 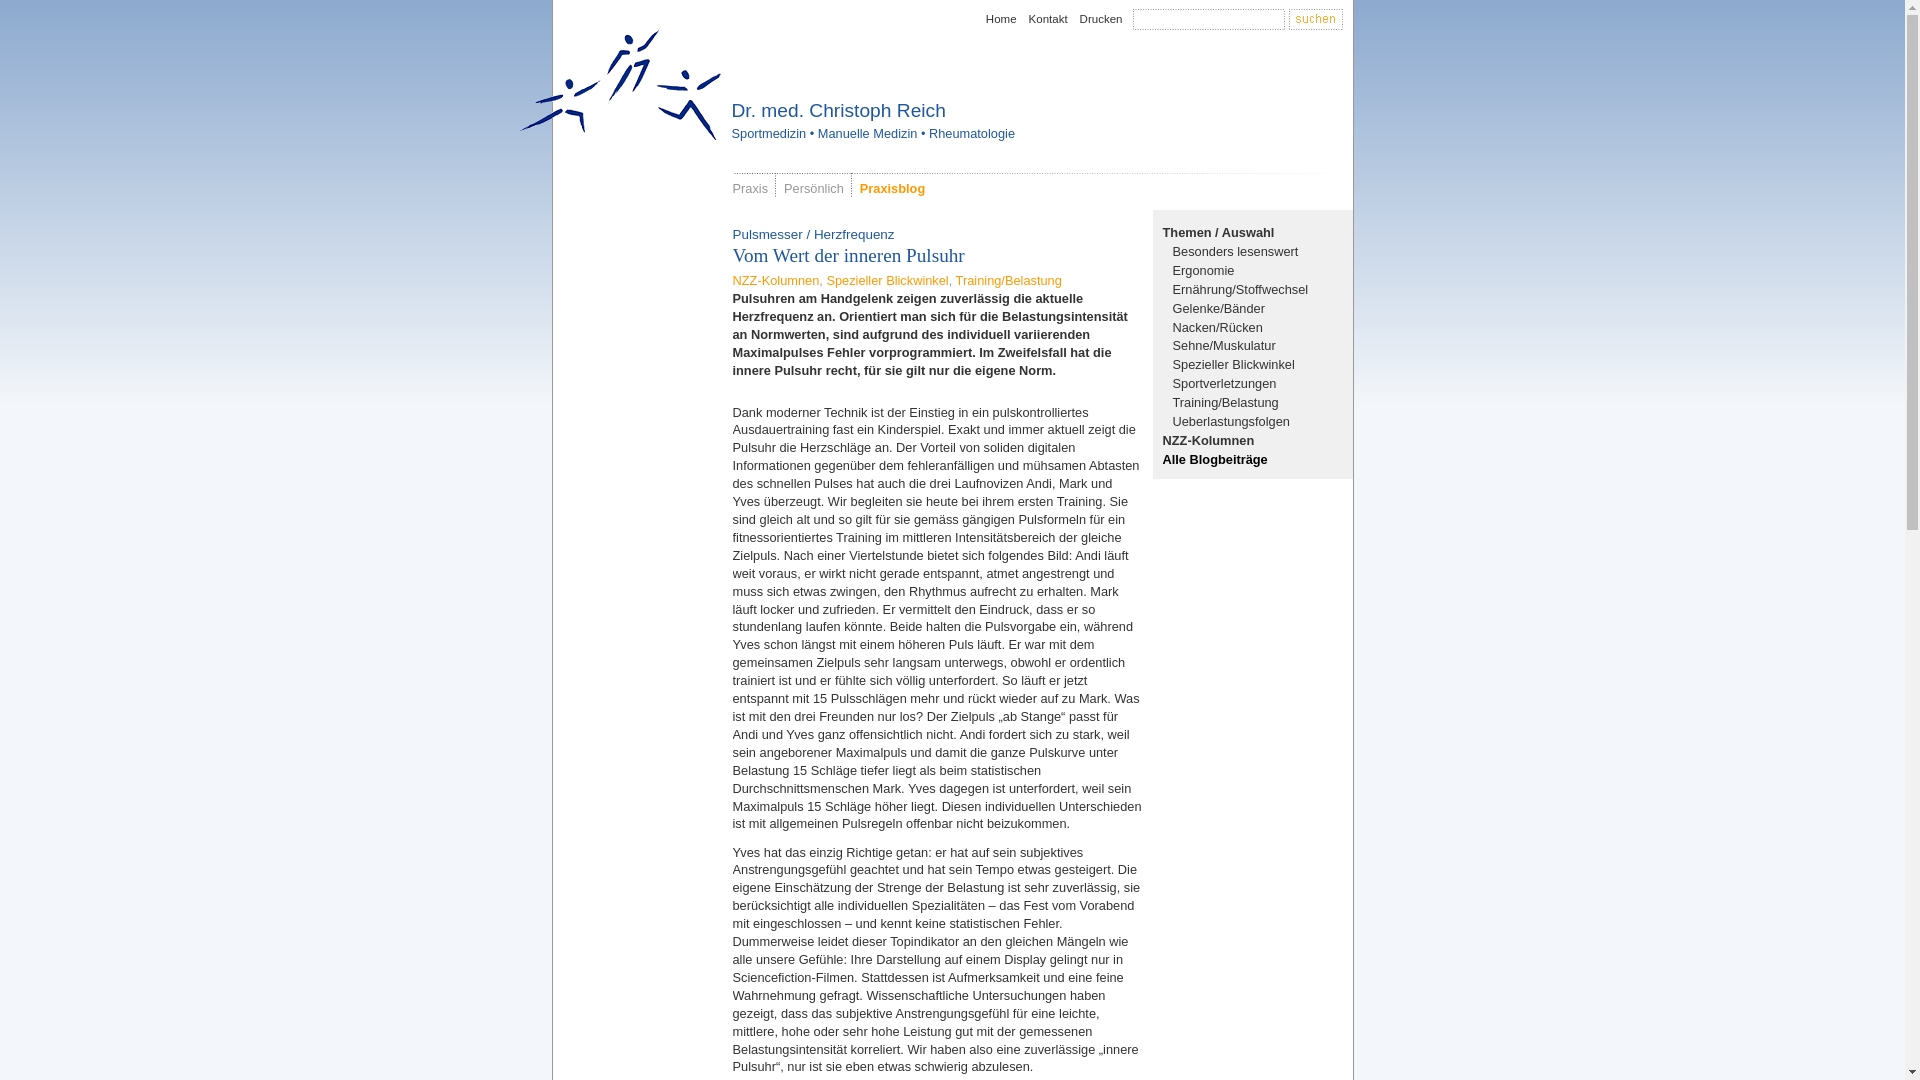 I want to click on 'Kontakt', so click(x=1047, y=19).